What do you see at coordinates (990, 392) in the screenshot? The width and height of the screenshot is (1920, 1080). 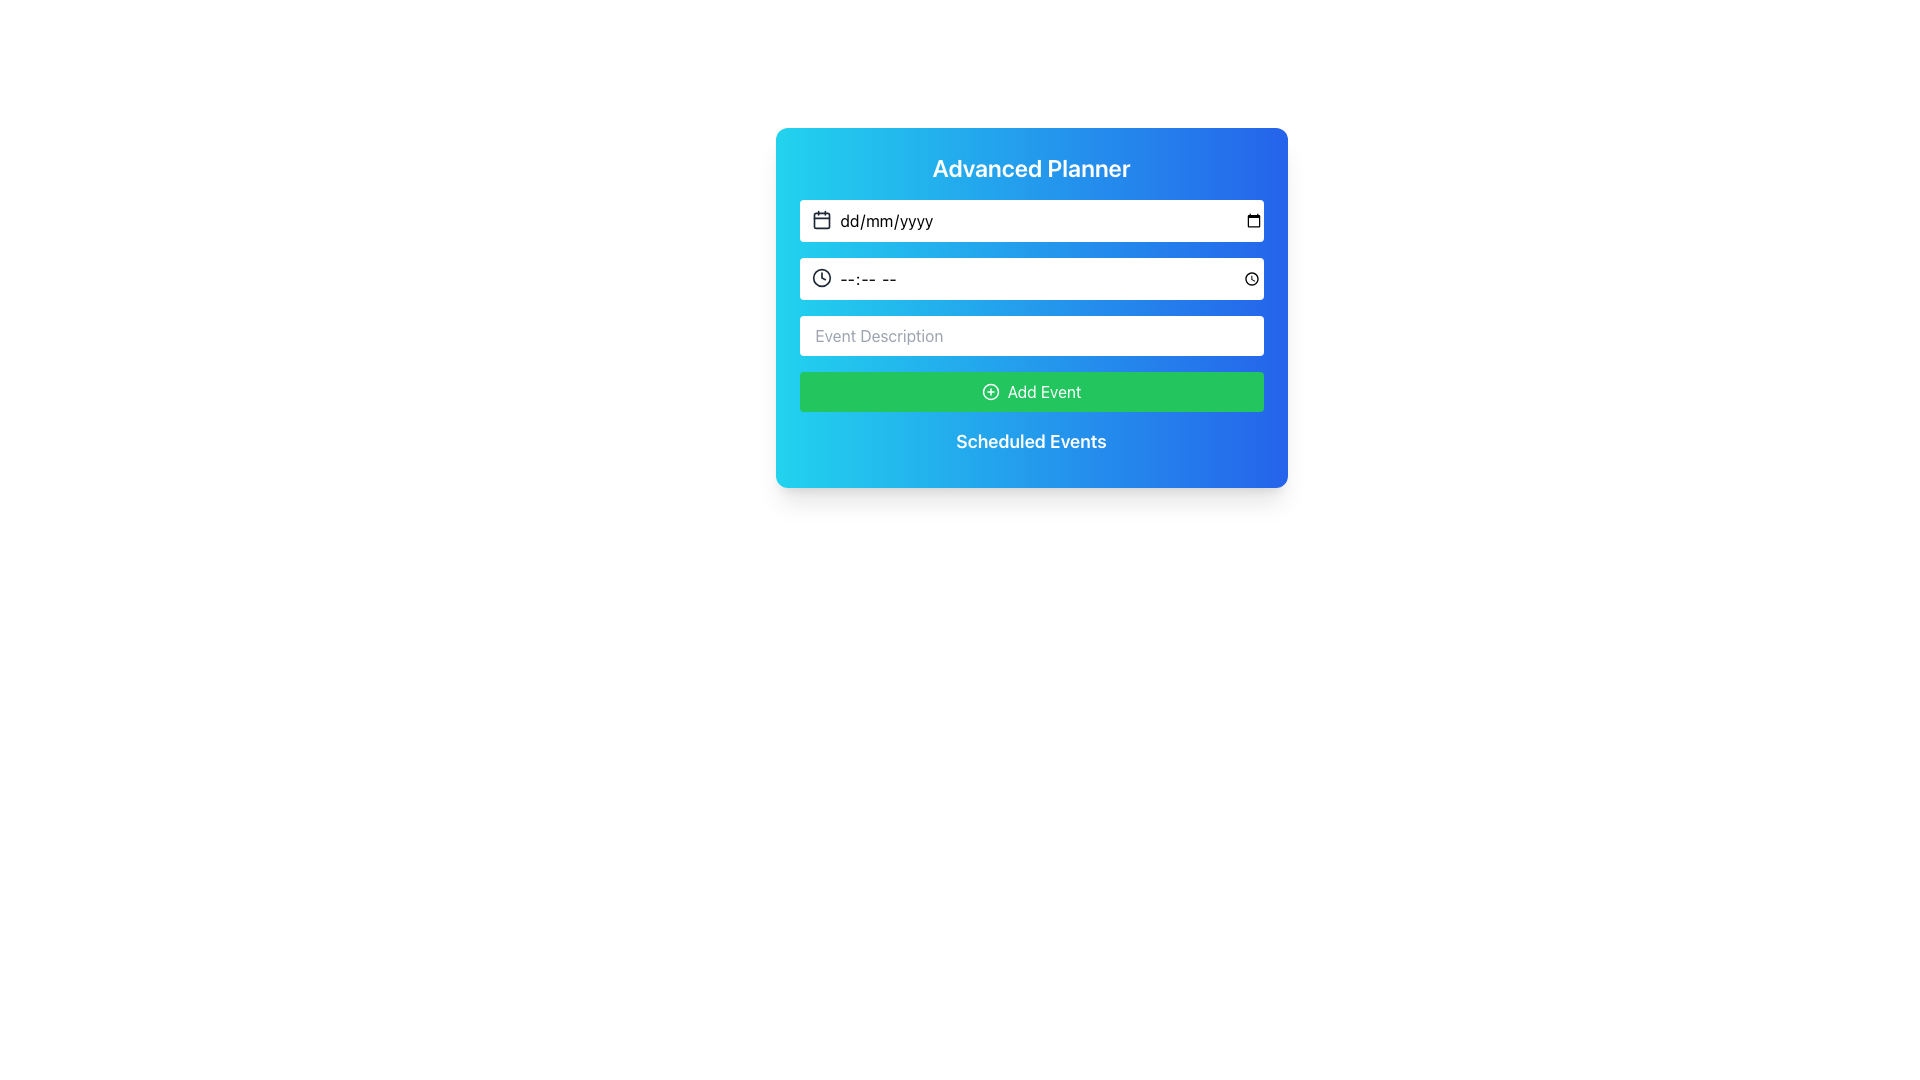 I see `the circular icon within the 'Add Event' button, which is visually complemented by the green rectangle surrounding it` at bounding box center [990, 392].